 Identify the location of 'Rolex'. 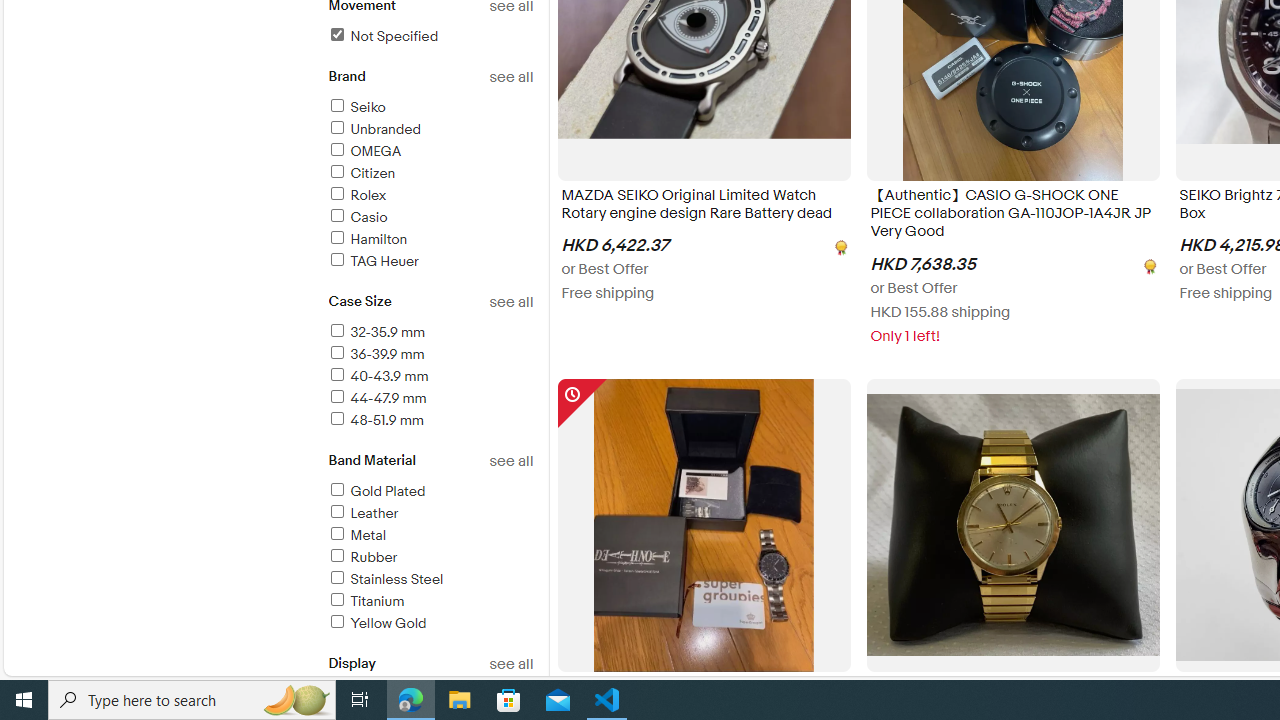
(429, 196).